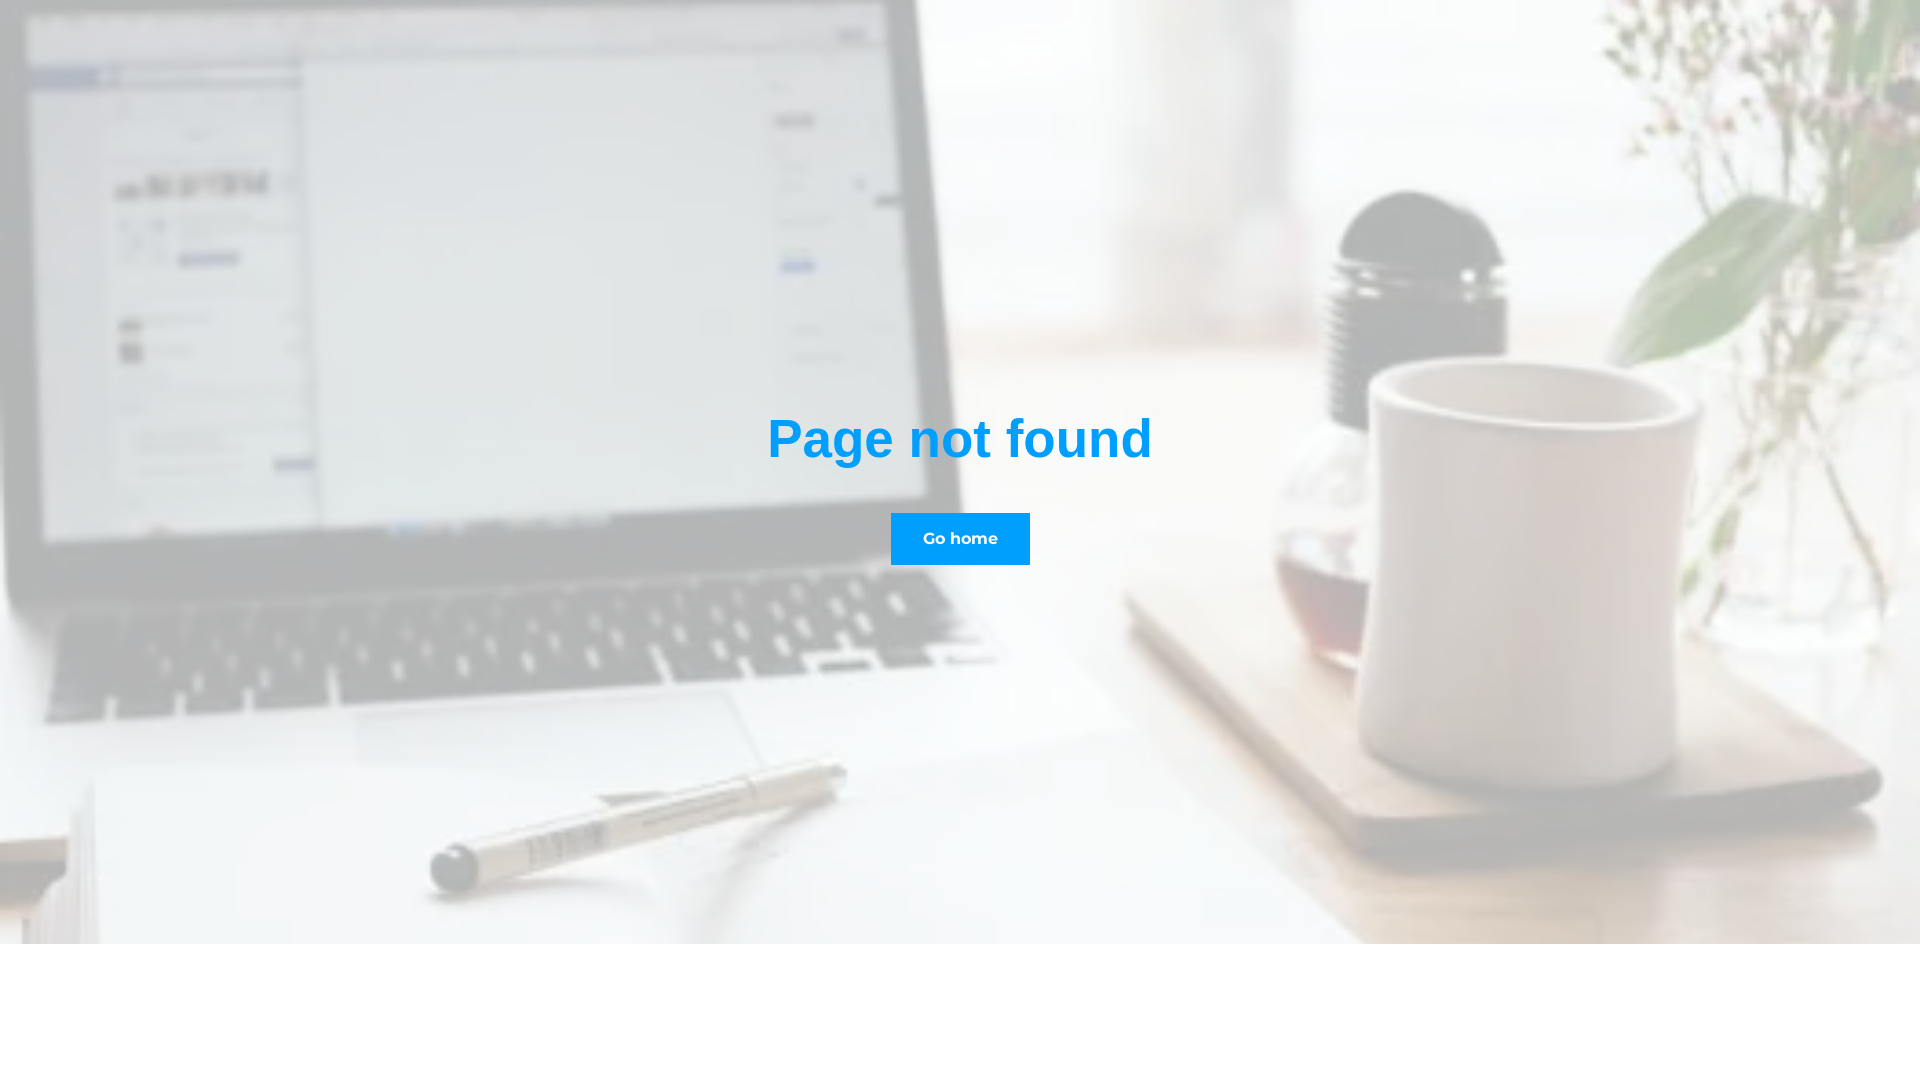 This screenshot has height=1080, width=1920. I want to click on 'Go home', so click(888, 538).